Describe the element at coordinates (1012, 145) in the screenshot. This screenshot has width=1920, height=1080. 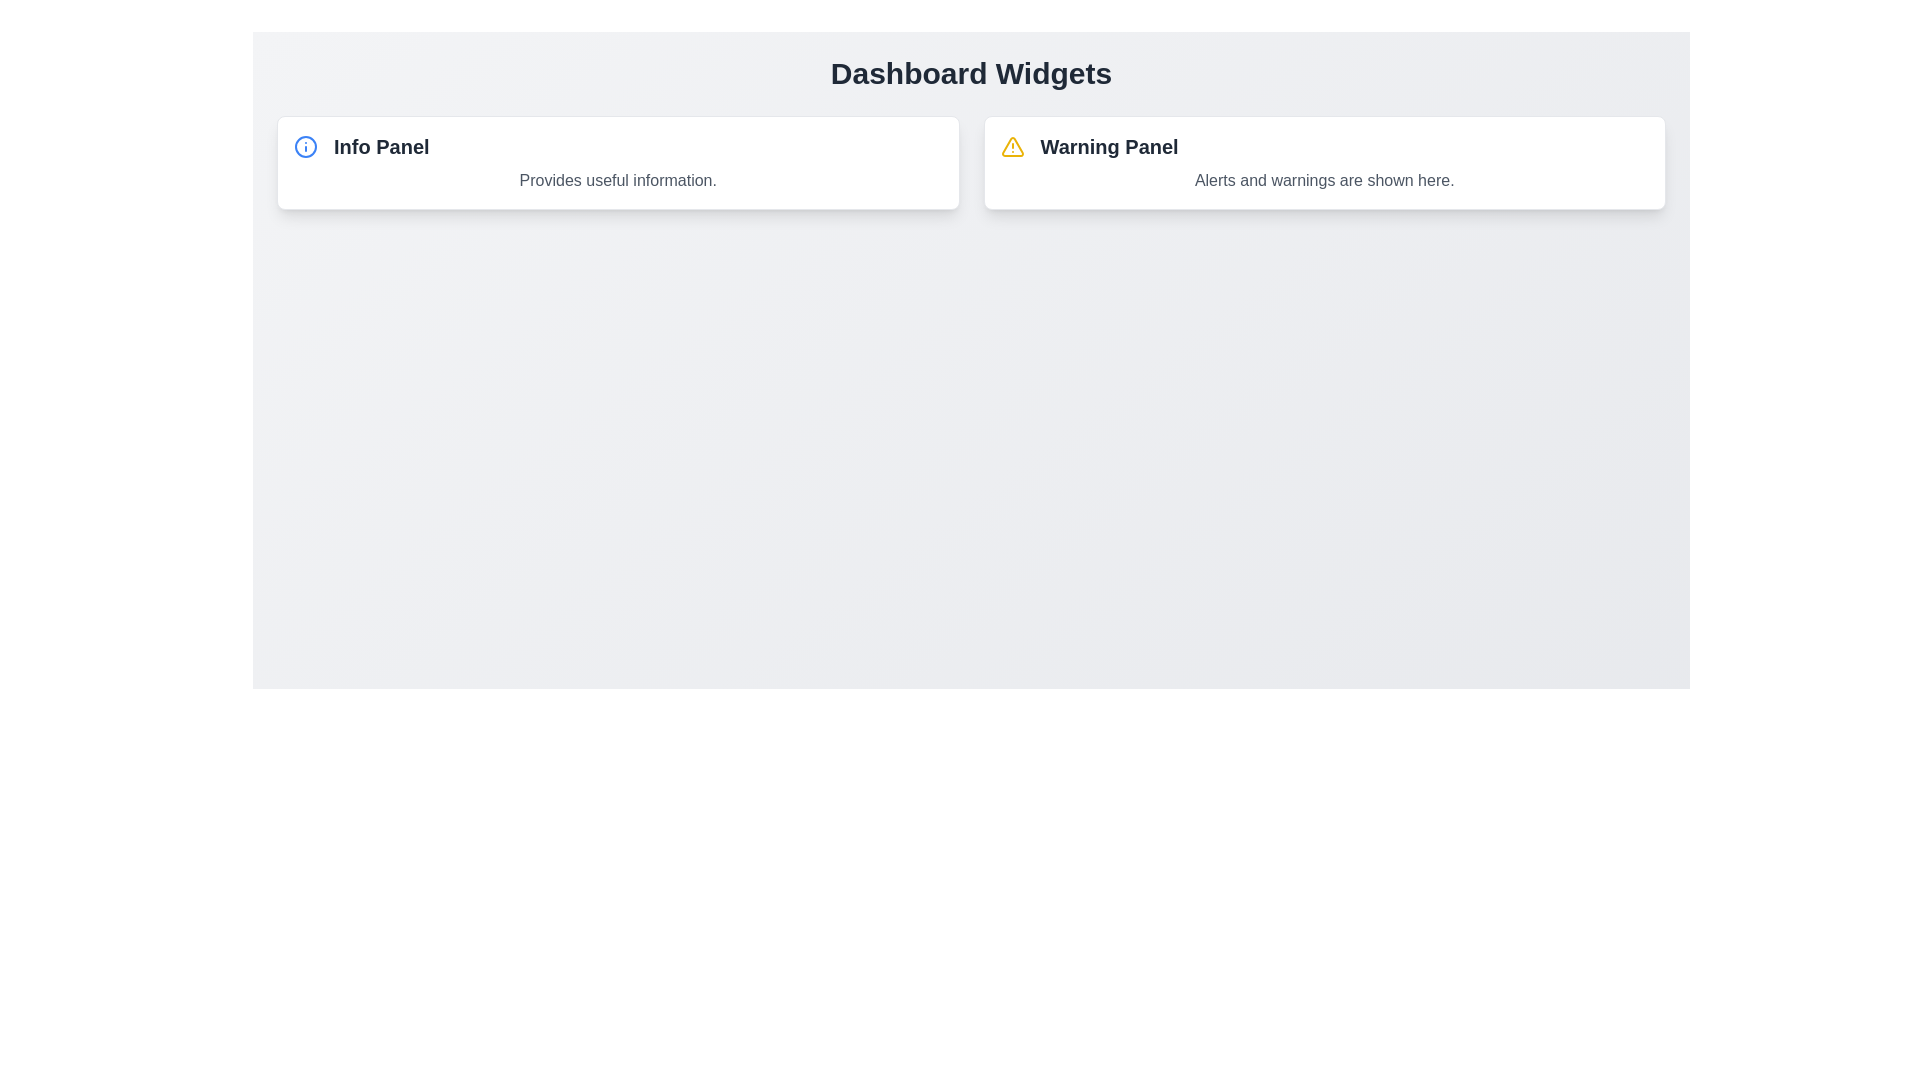
I see `the triangular caution icon located to the left of the text 'Warning Panel' in the right panel of the interface` at that location.